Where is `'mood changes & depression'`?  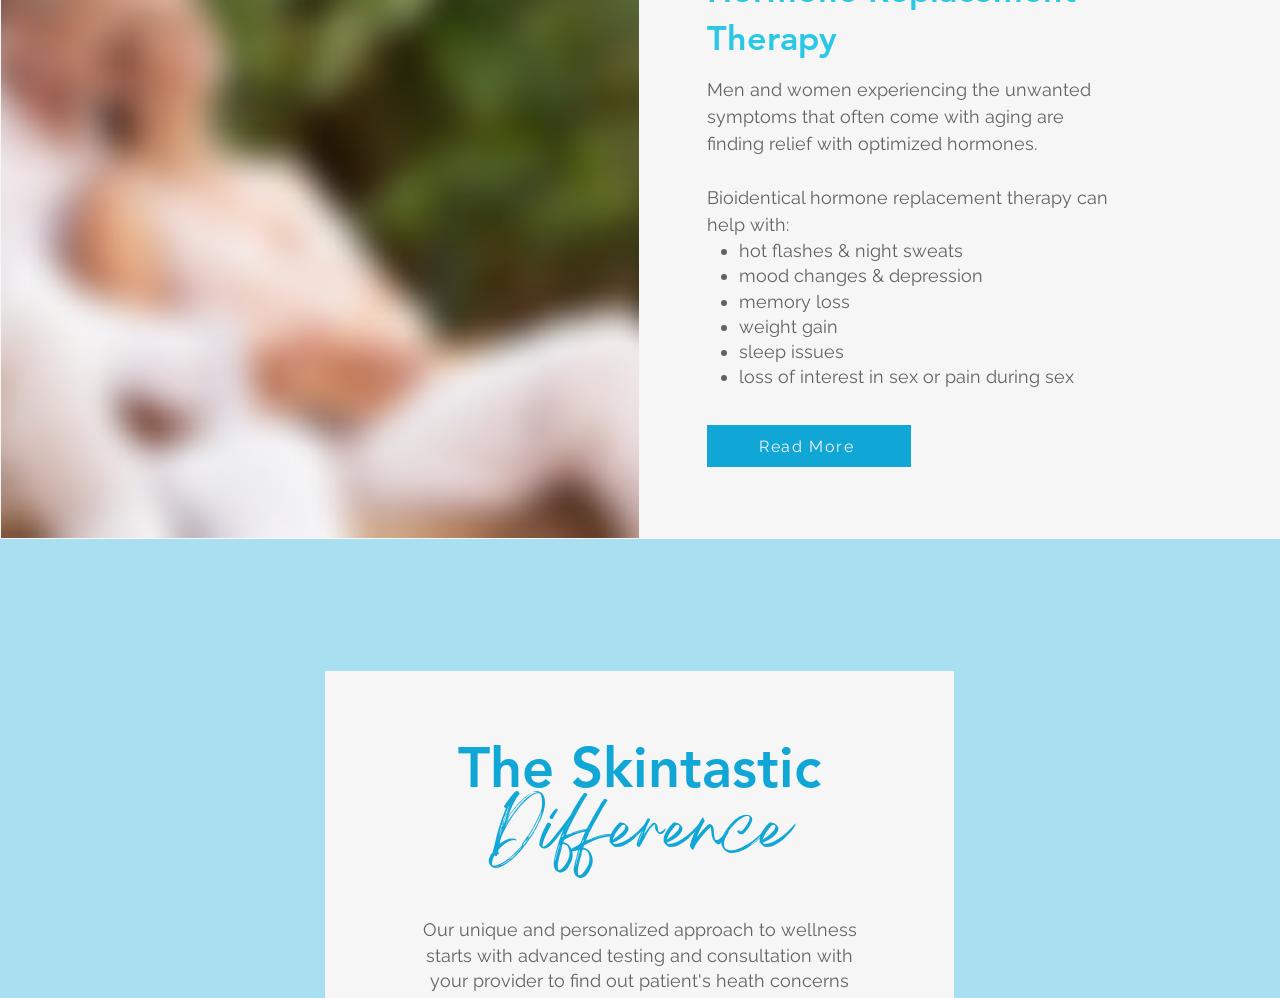
'mood changes & depression' is located at coordinates (861, 274).